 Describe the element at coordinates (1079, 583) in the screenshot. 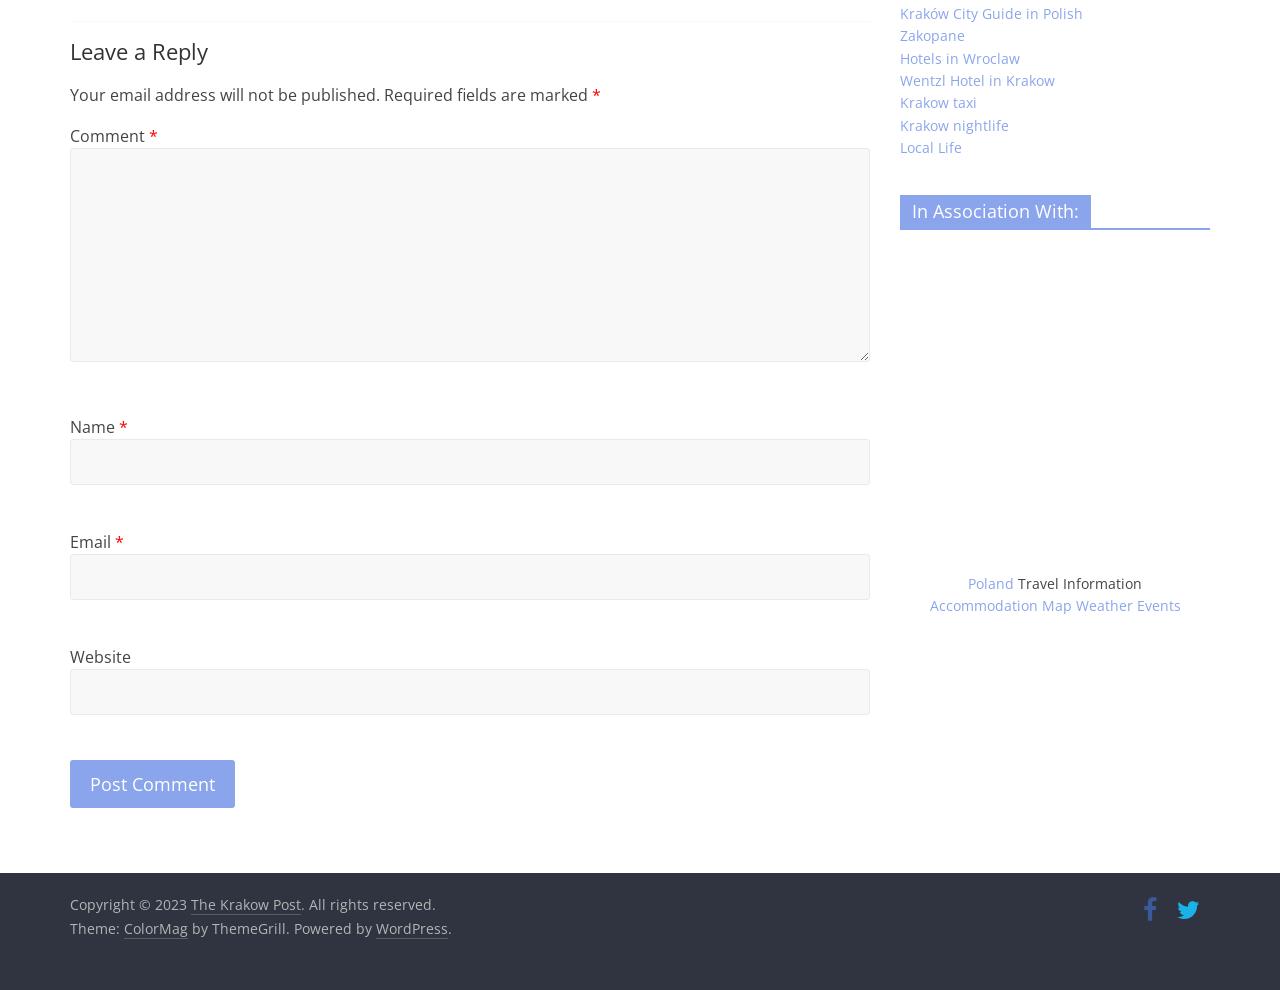

I see `'Travel Information'` at that location.